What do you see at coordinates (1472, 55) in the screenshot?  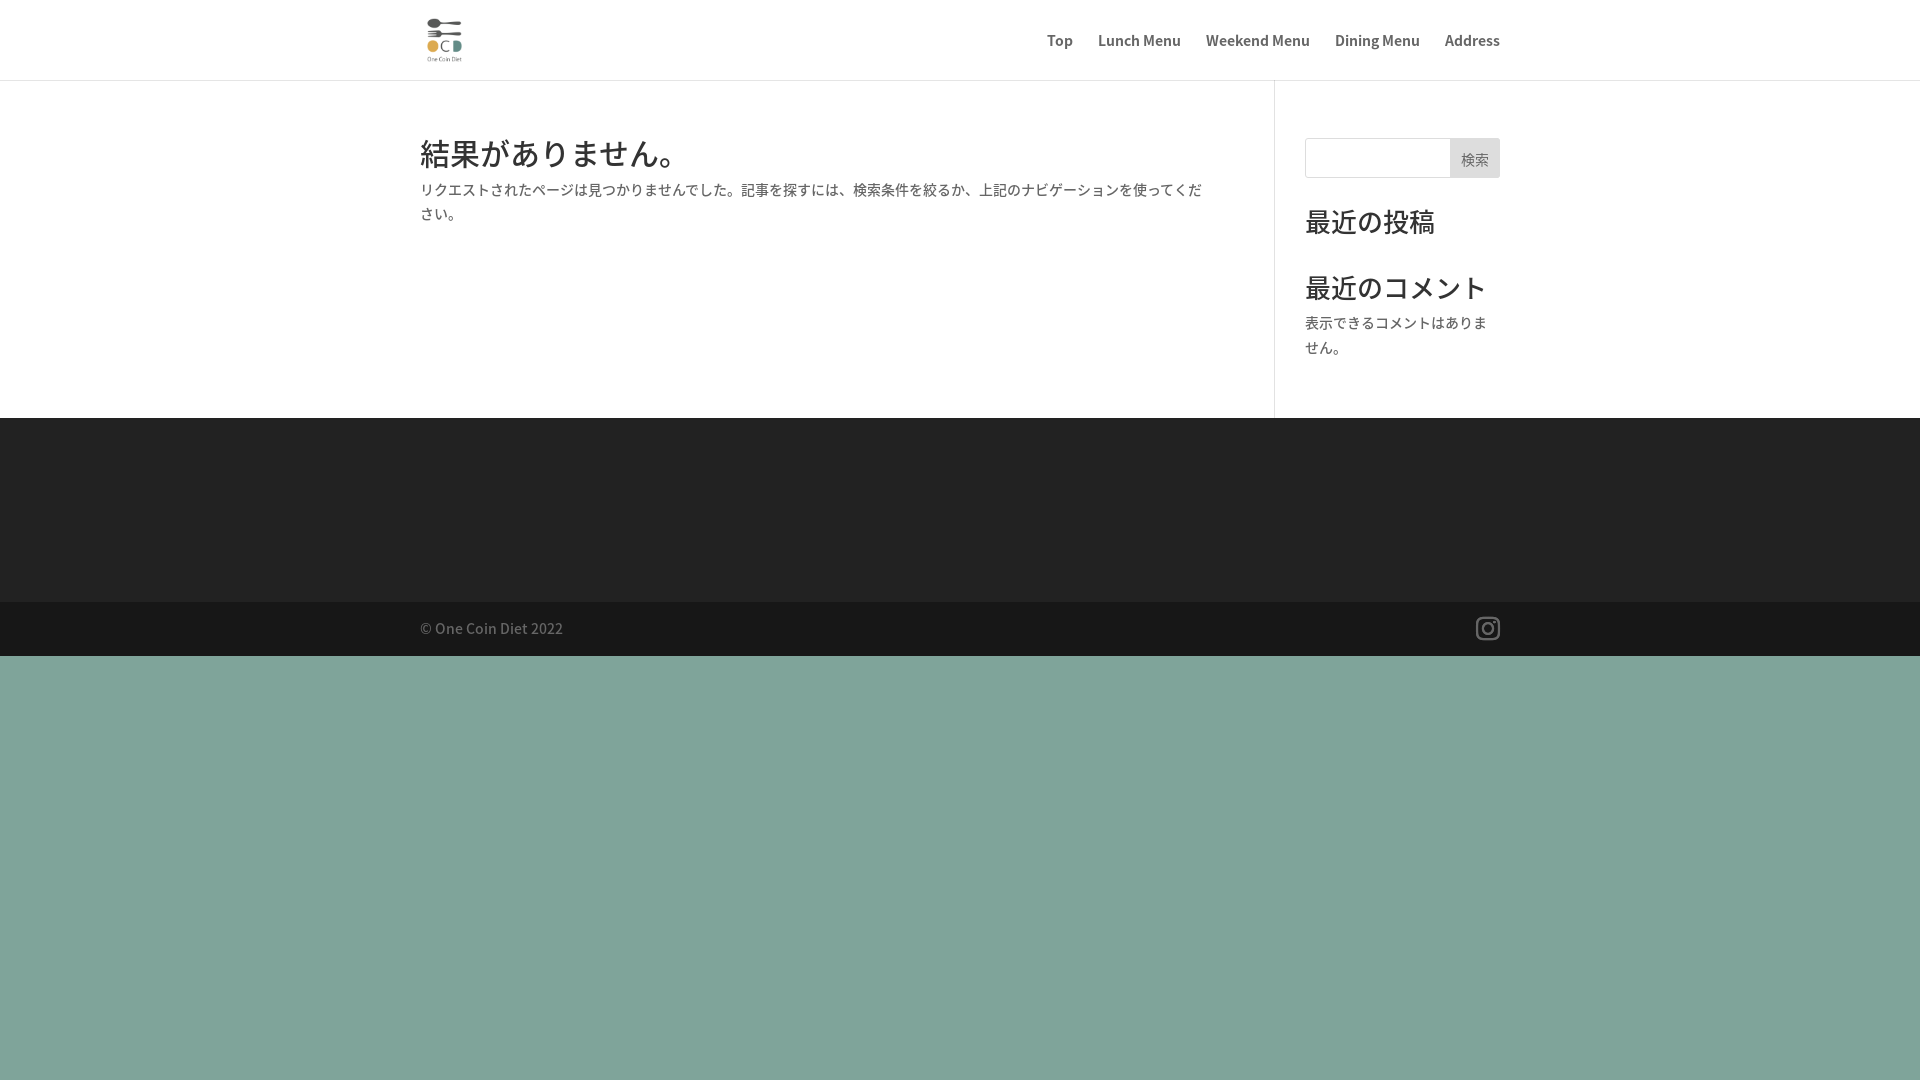 I see `'Address'` at bounding box center [1472, 55].